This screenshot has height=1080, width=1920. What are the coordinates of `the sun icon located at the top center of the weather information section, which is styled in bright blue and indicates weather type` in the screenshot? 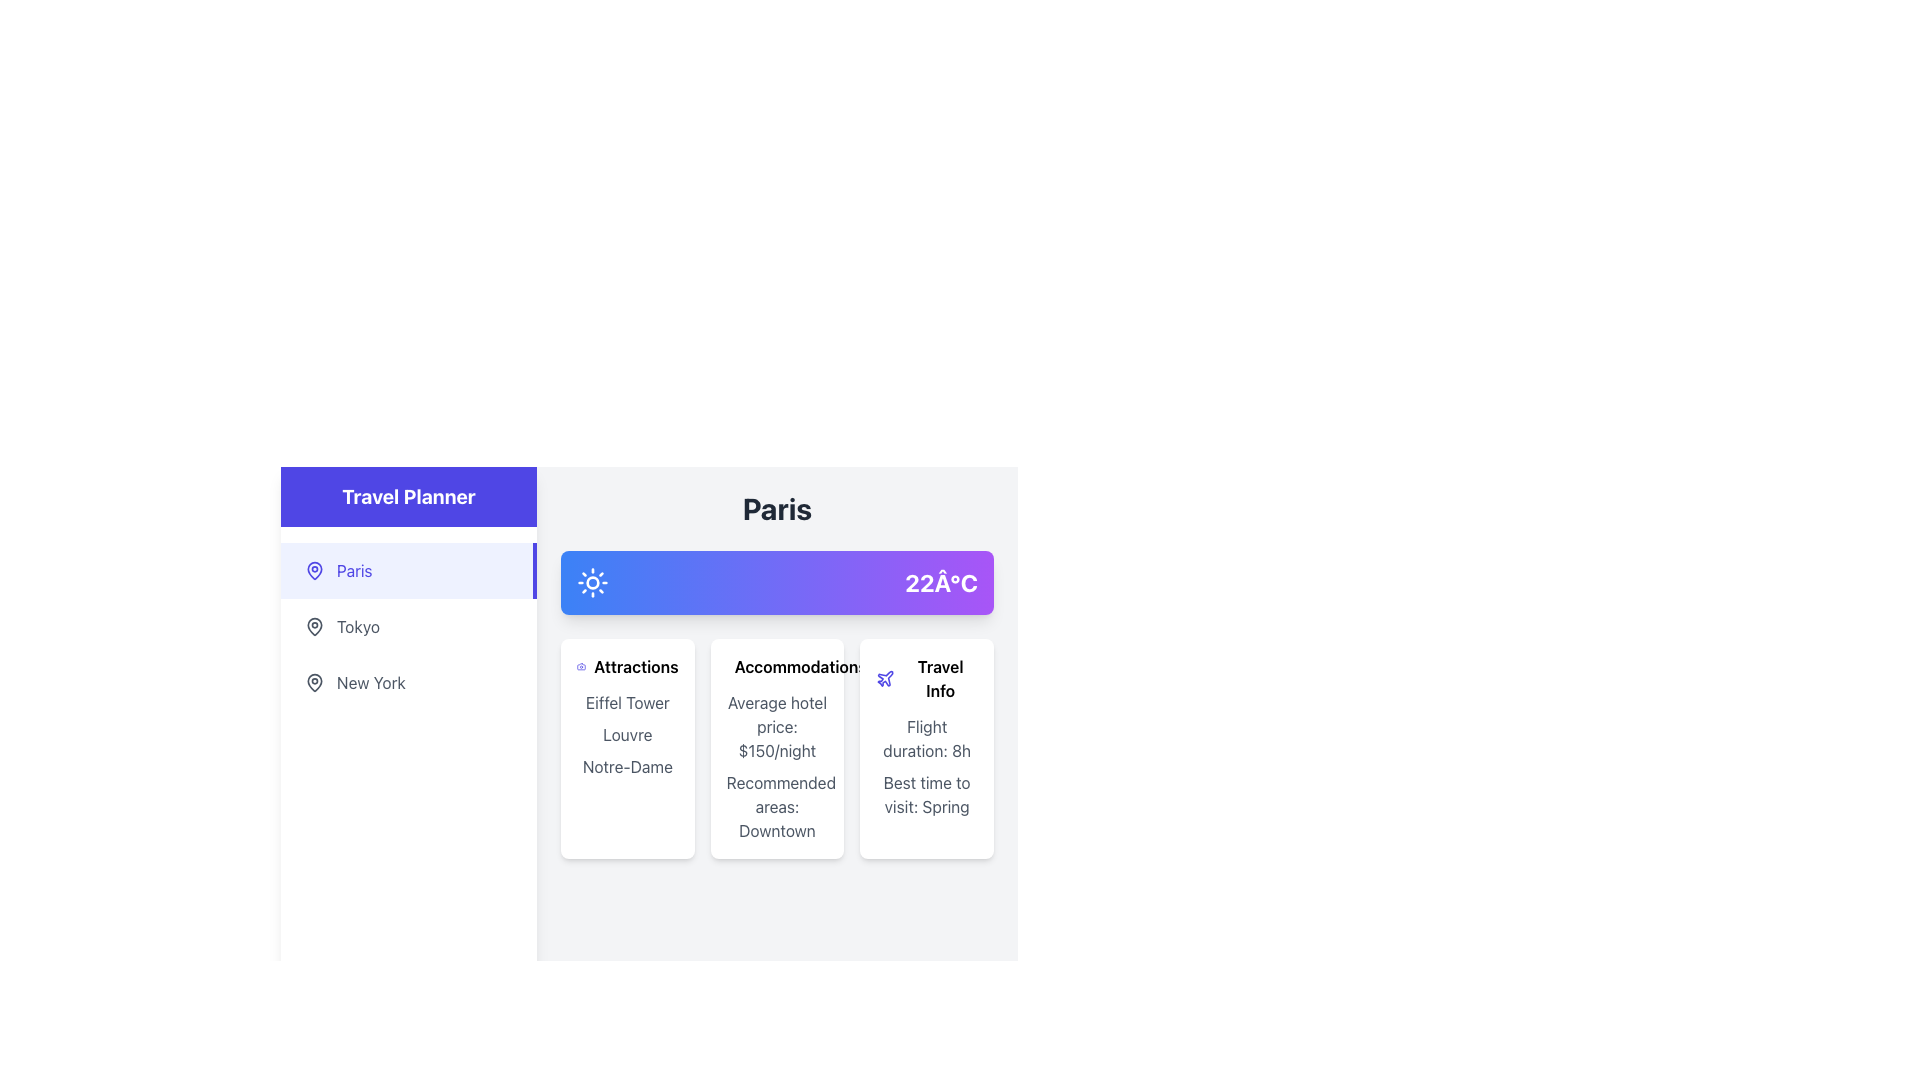 It's located at (592, 582).